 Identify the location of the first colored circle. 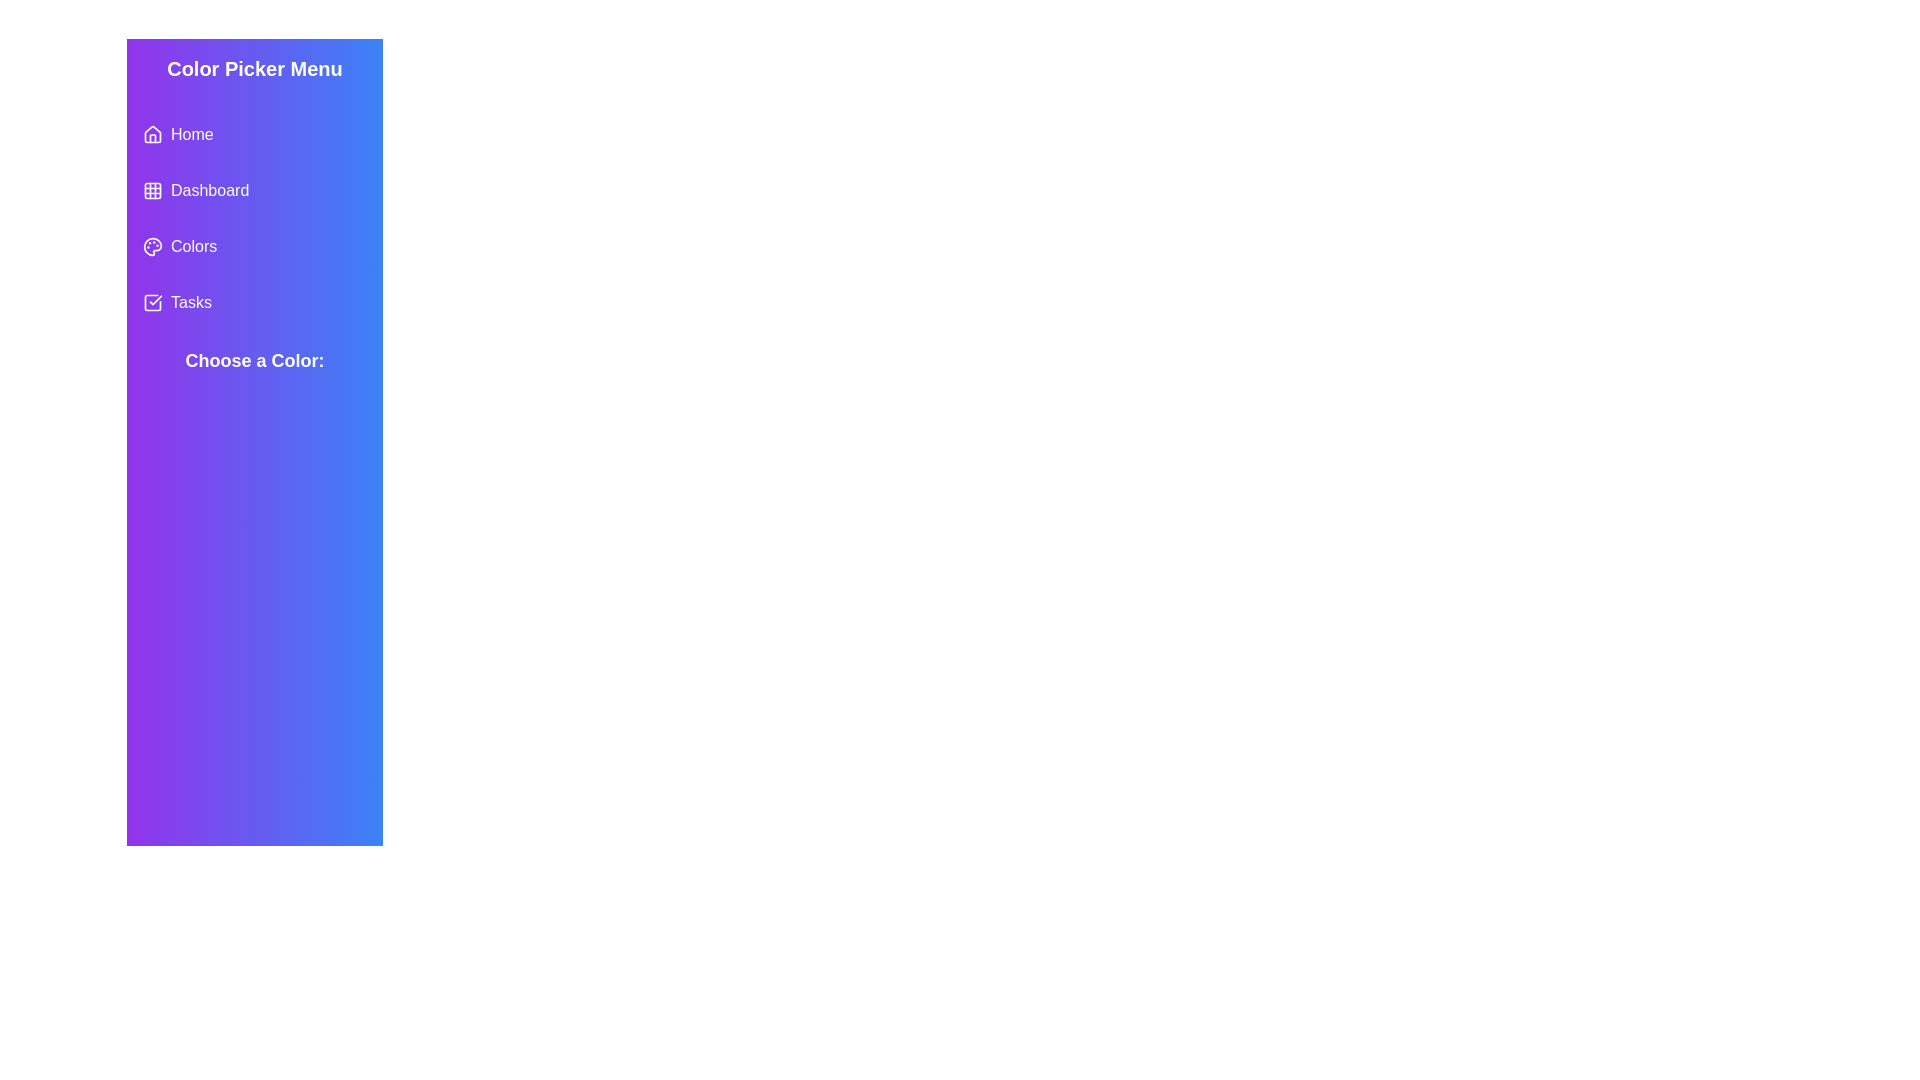
(163, 402).